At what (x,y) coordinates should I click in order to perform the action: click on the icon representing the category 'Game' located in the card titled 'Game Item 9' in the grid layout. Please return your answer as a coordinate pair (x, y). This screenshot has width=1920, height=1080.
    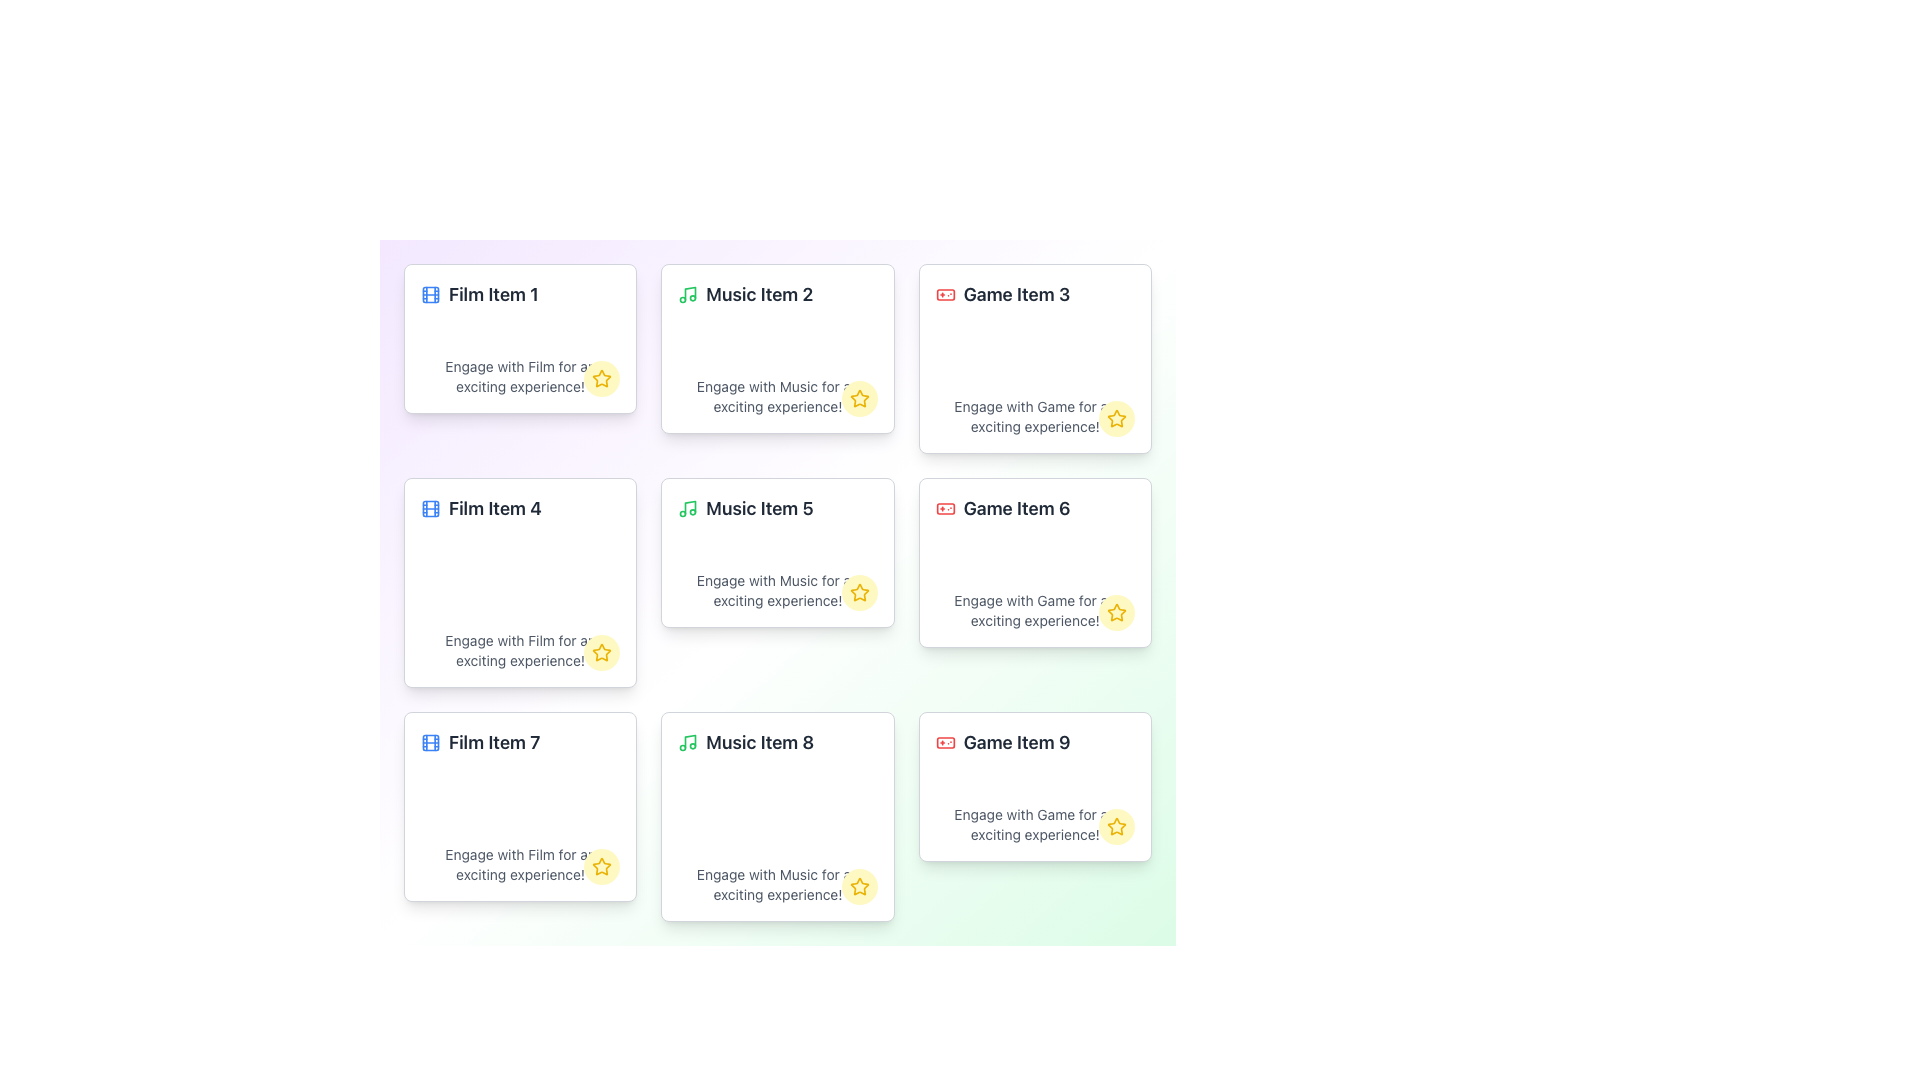
    Looking at the image, I should click on (944, 743).